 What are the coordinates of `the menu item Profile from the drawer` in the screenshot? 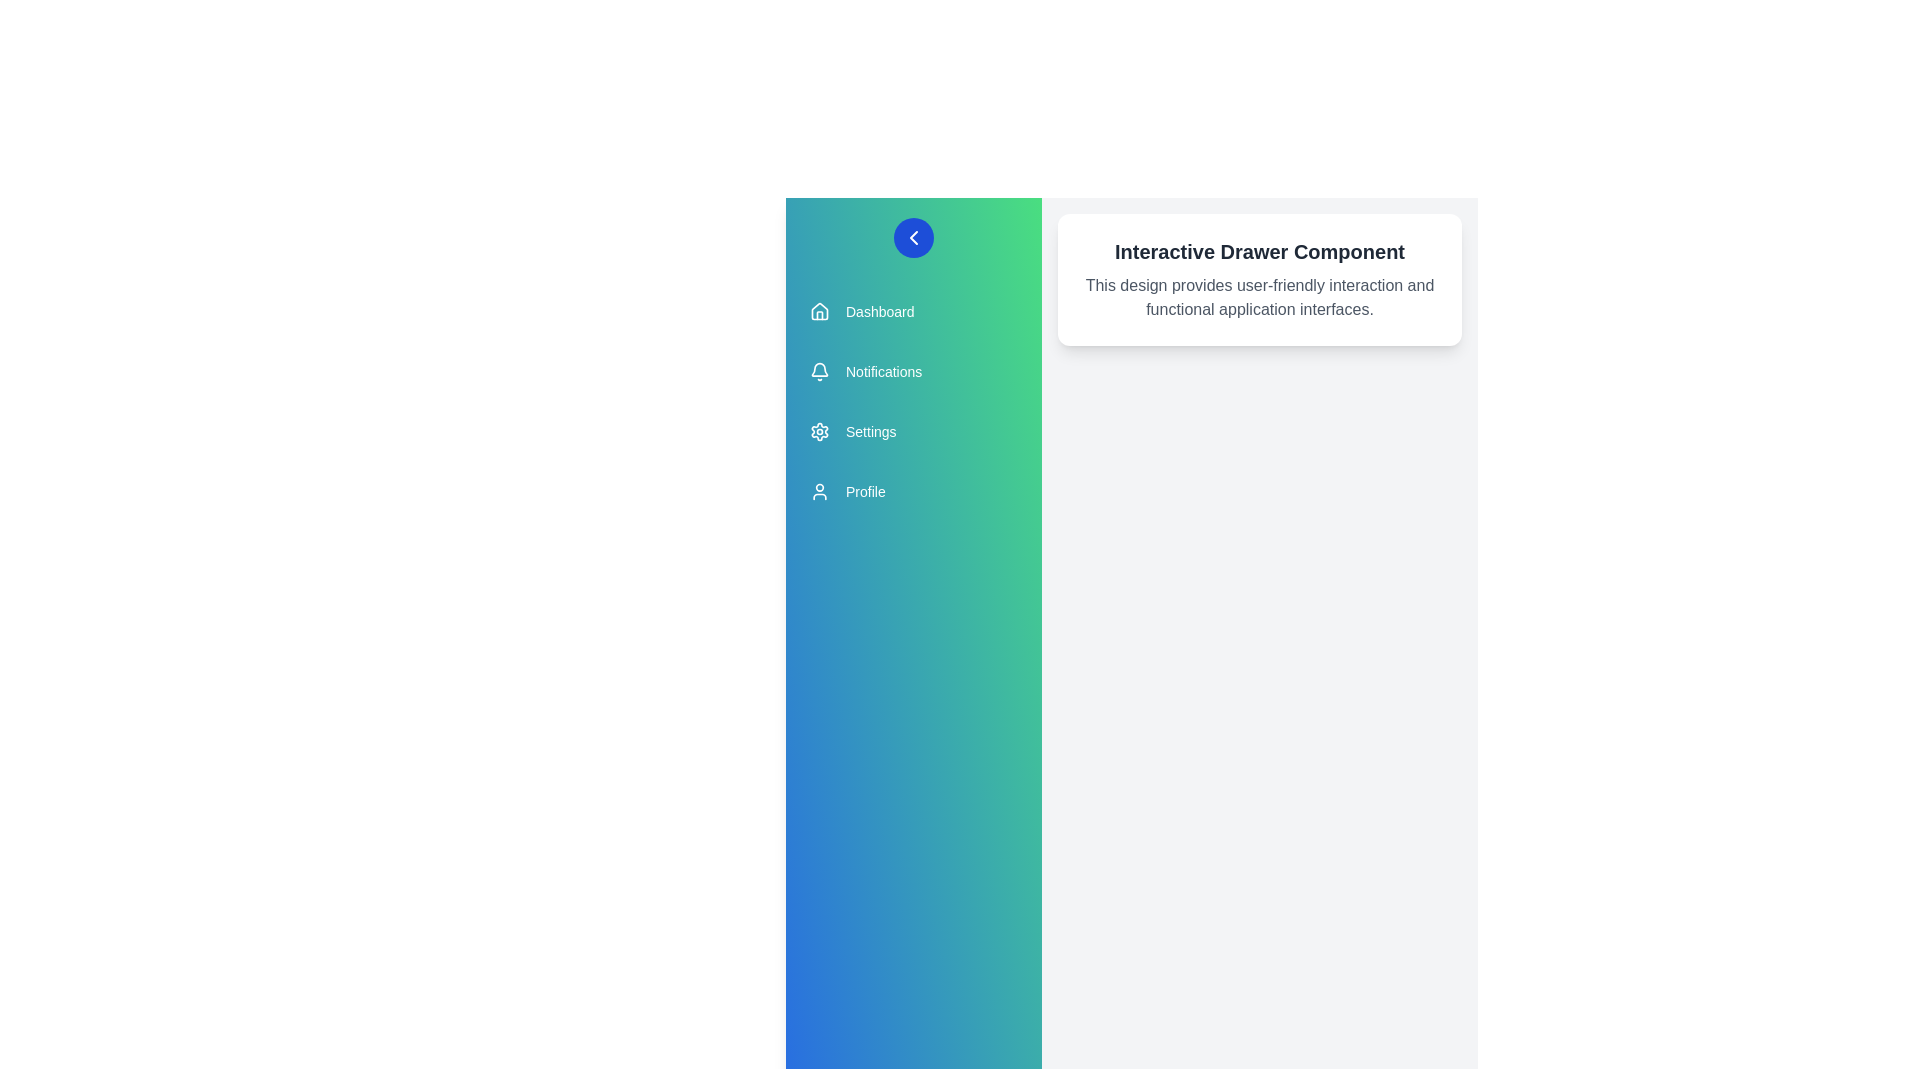 It's located at (912, 492).